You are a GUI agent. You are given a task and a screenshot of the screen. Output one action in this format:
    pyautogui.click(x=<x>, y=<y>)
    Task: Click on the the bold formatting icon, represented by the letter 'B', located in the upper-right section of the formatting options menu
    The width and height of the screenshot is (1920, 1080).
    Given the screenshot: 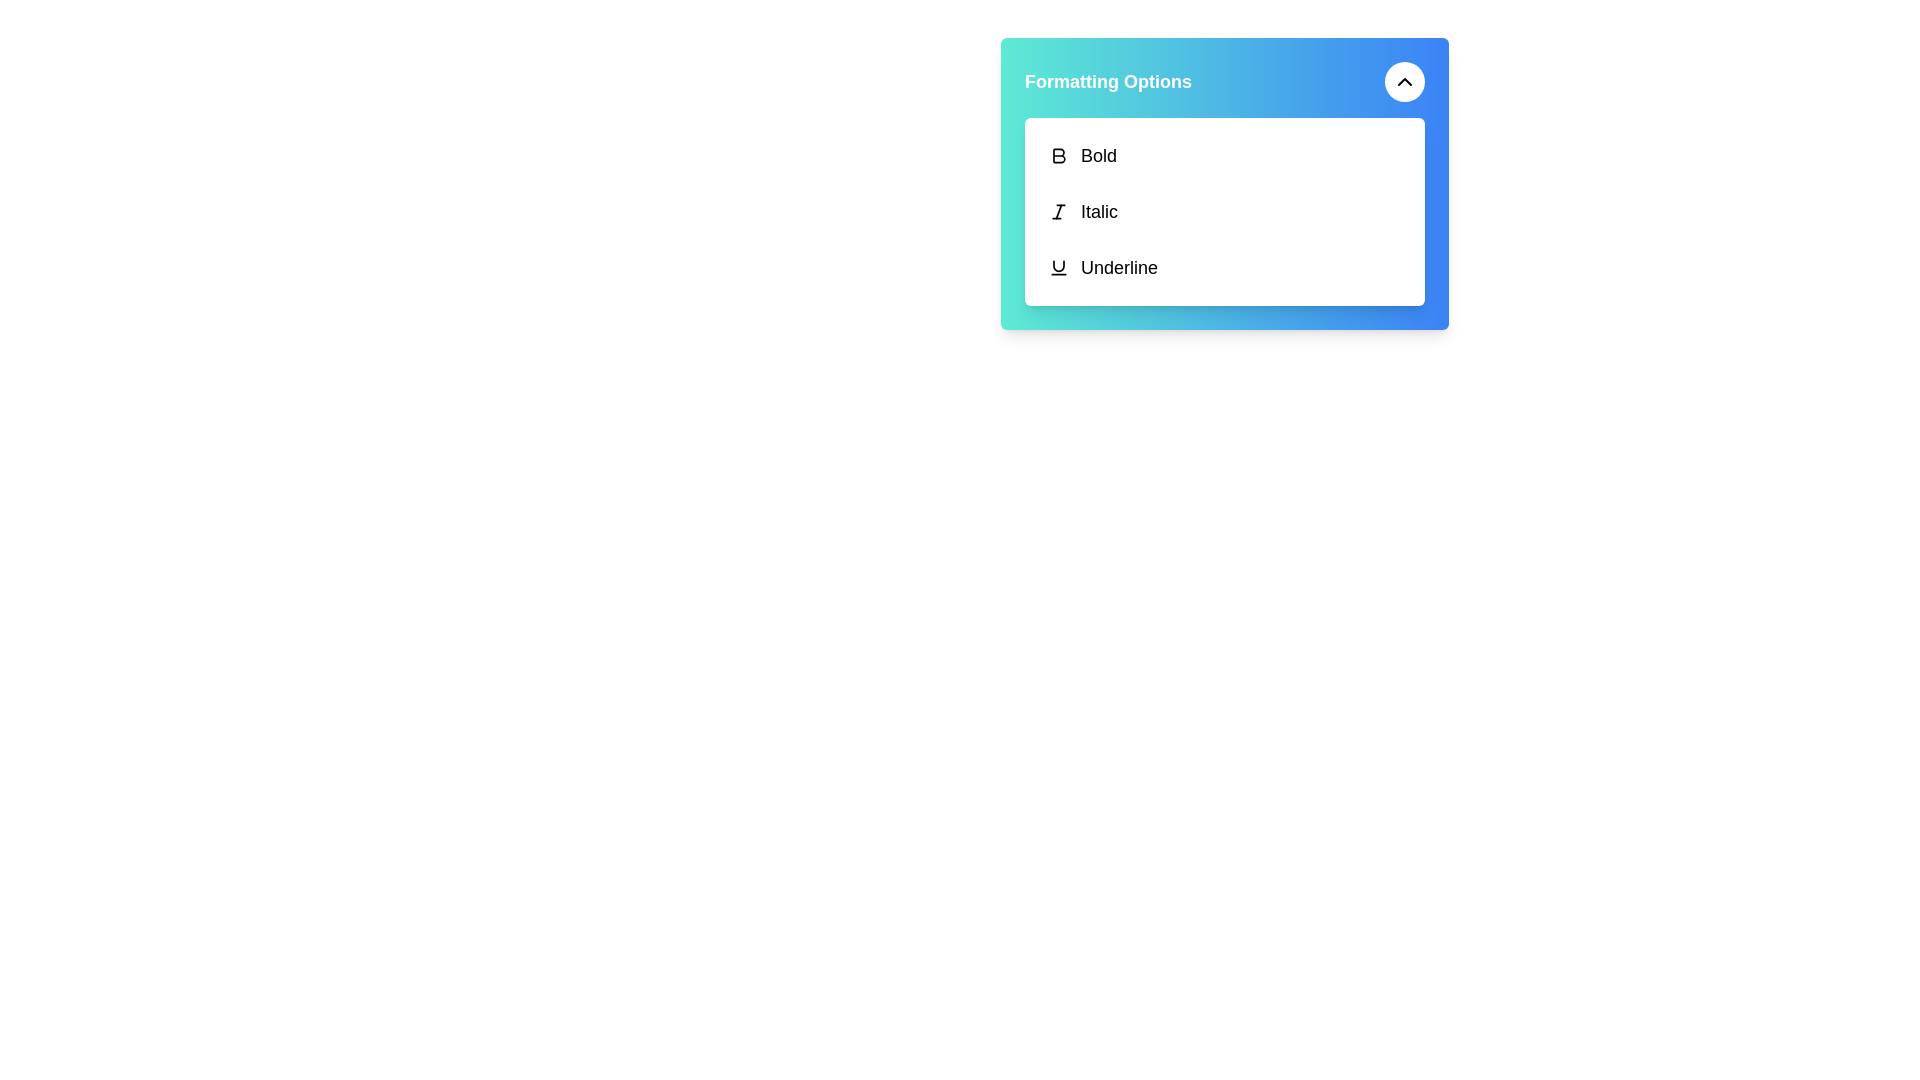 What is the action you would take?
    pyautogui.click(x=1058, y=154)
    